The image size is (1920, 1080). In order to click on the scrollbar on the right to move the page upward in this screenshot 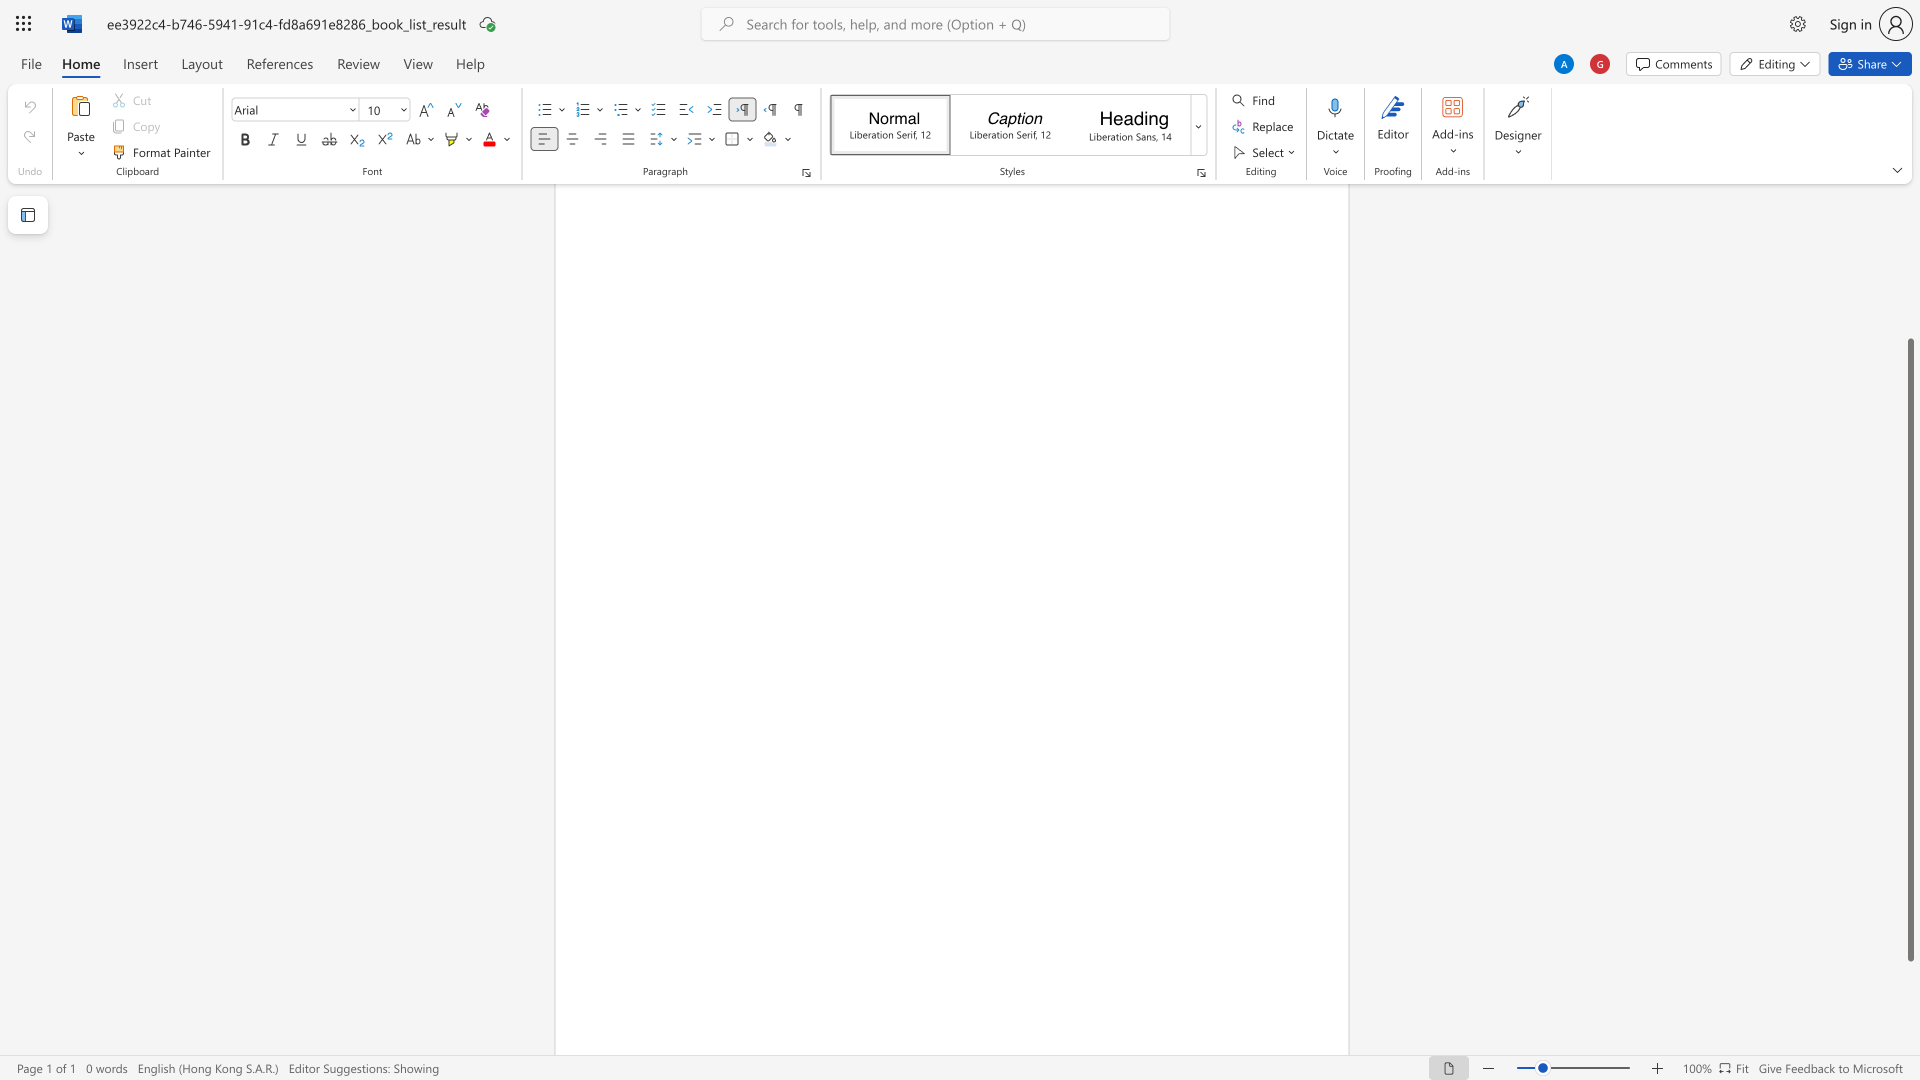, I will do `click(1909, 258)`.